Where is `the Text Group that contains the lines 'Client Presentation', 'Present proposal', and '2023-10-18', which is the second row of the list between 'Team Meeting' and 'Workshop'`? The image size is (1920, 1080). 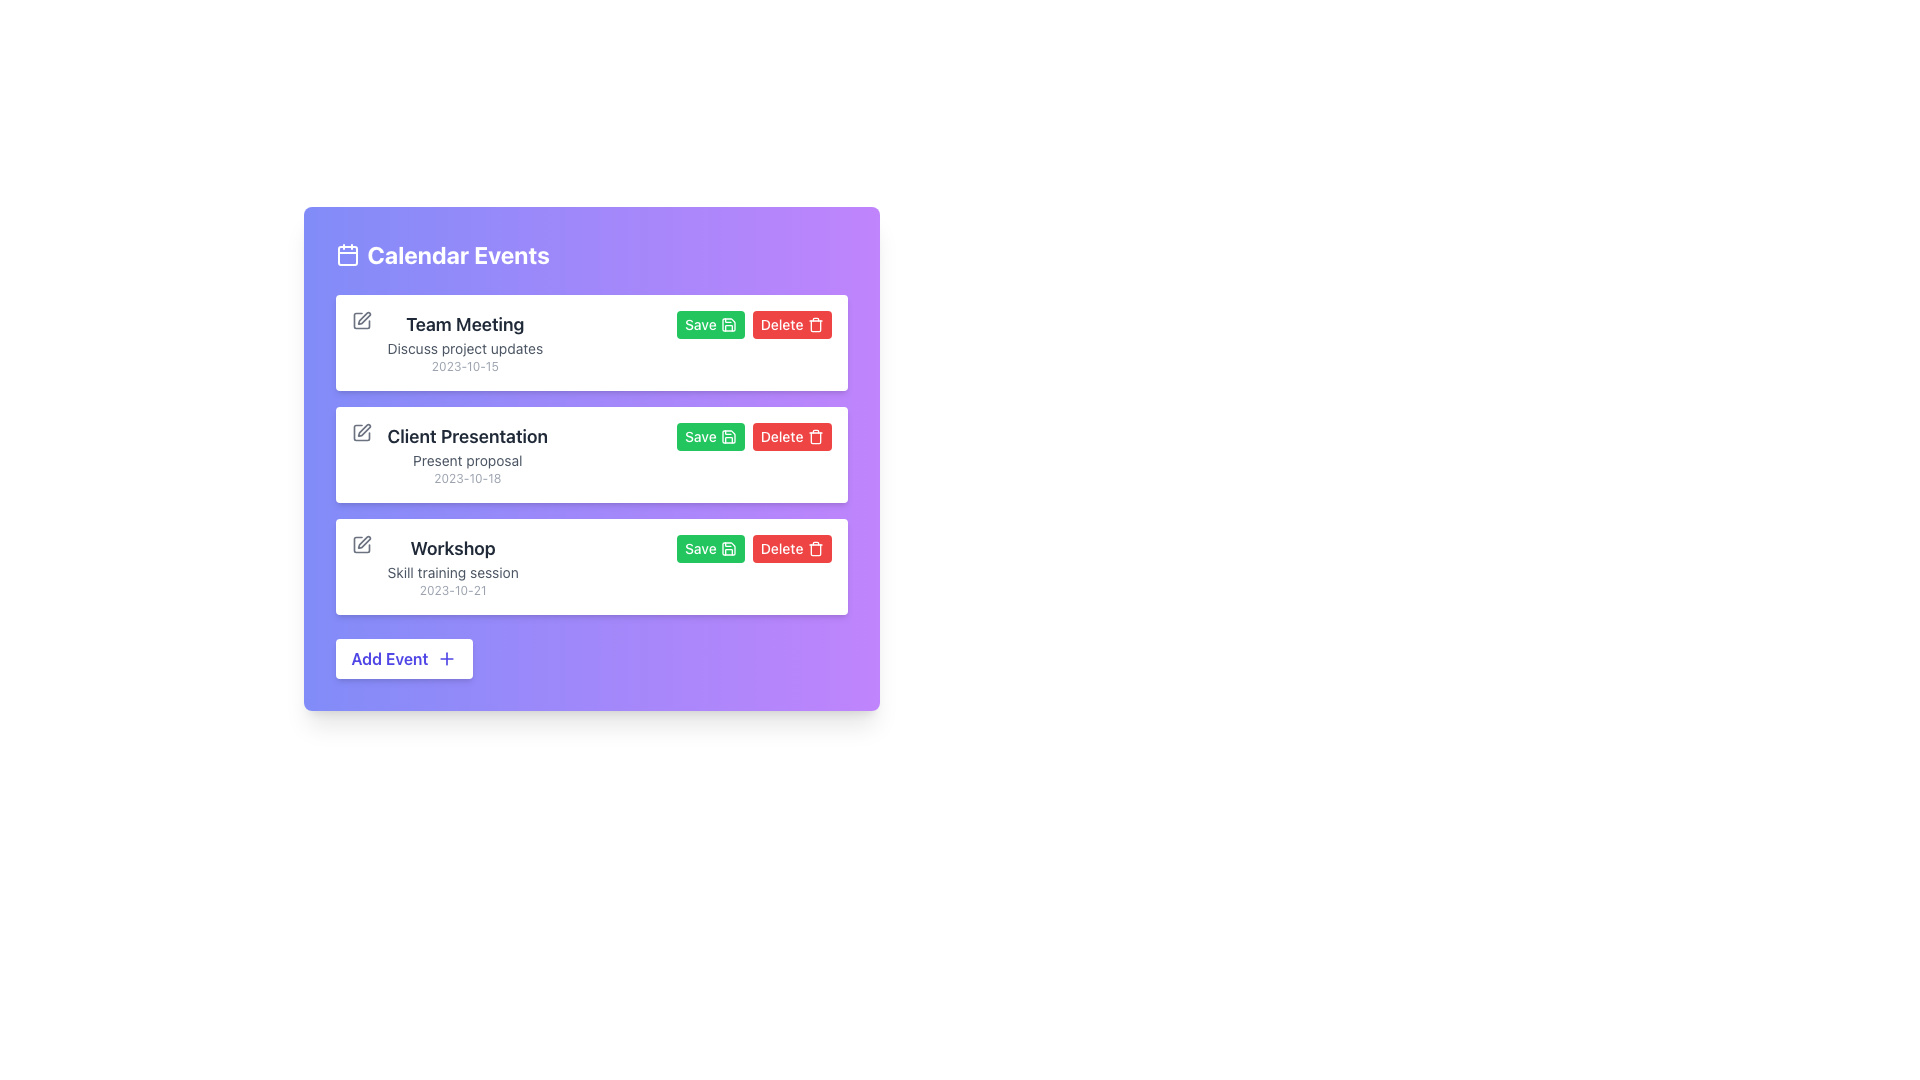
the Text Group that contains the lines 'Client Presentation', 'Present proposal', and '2023-10-18', which is the second row of the list between 'Team Meeting' and 'Workshop' is located at coordinates (466, 455).